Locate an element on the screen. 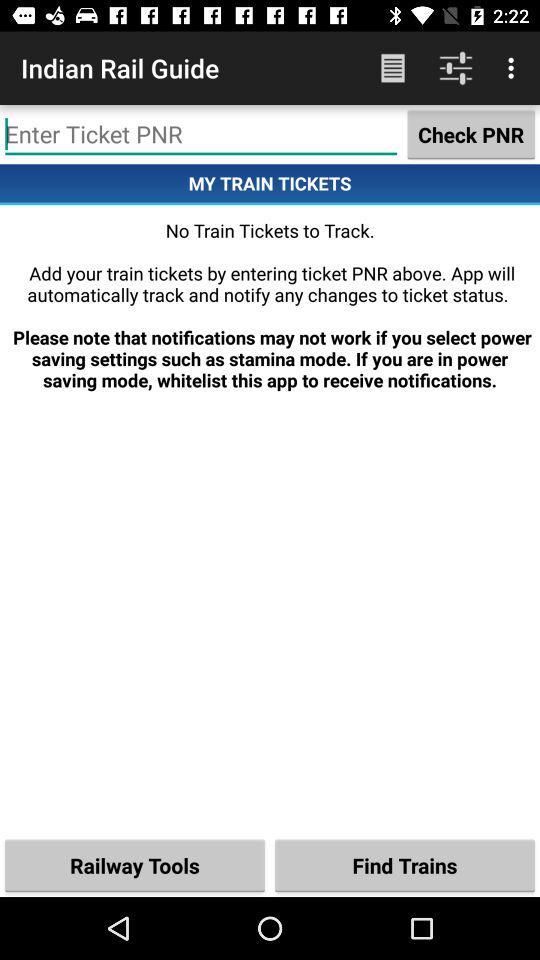  the icon to the right of the railway tools icon is located at coordinates (405, 864).